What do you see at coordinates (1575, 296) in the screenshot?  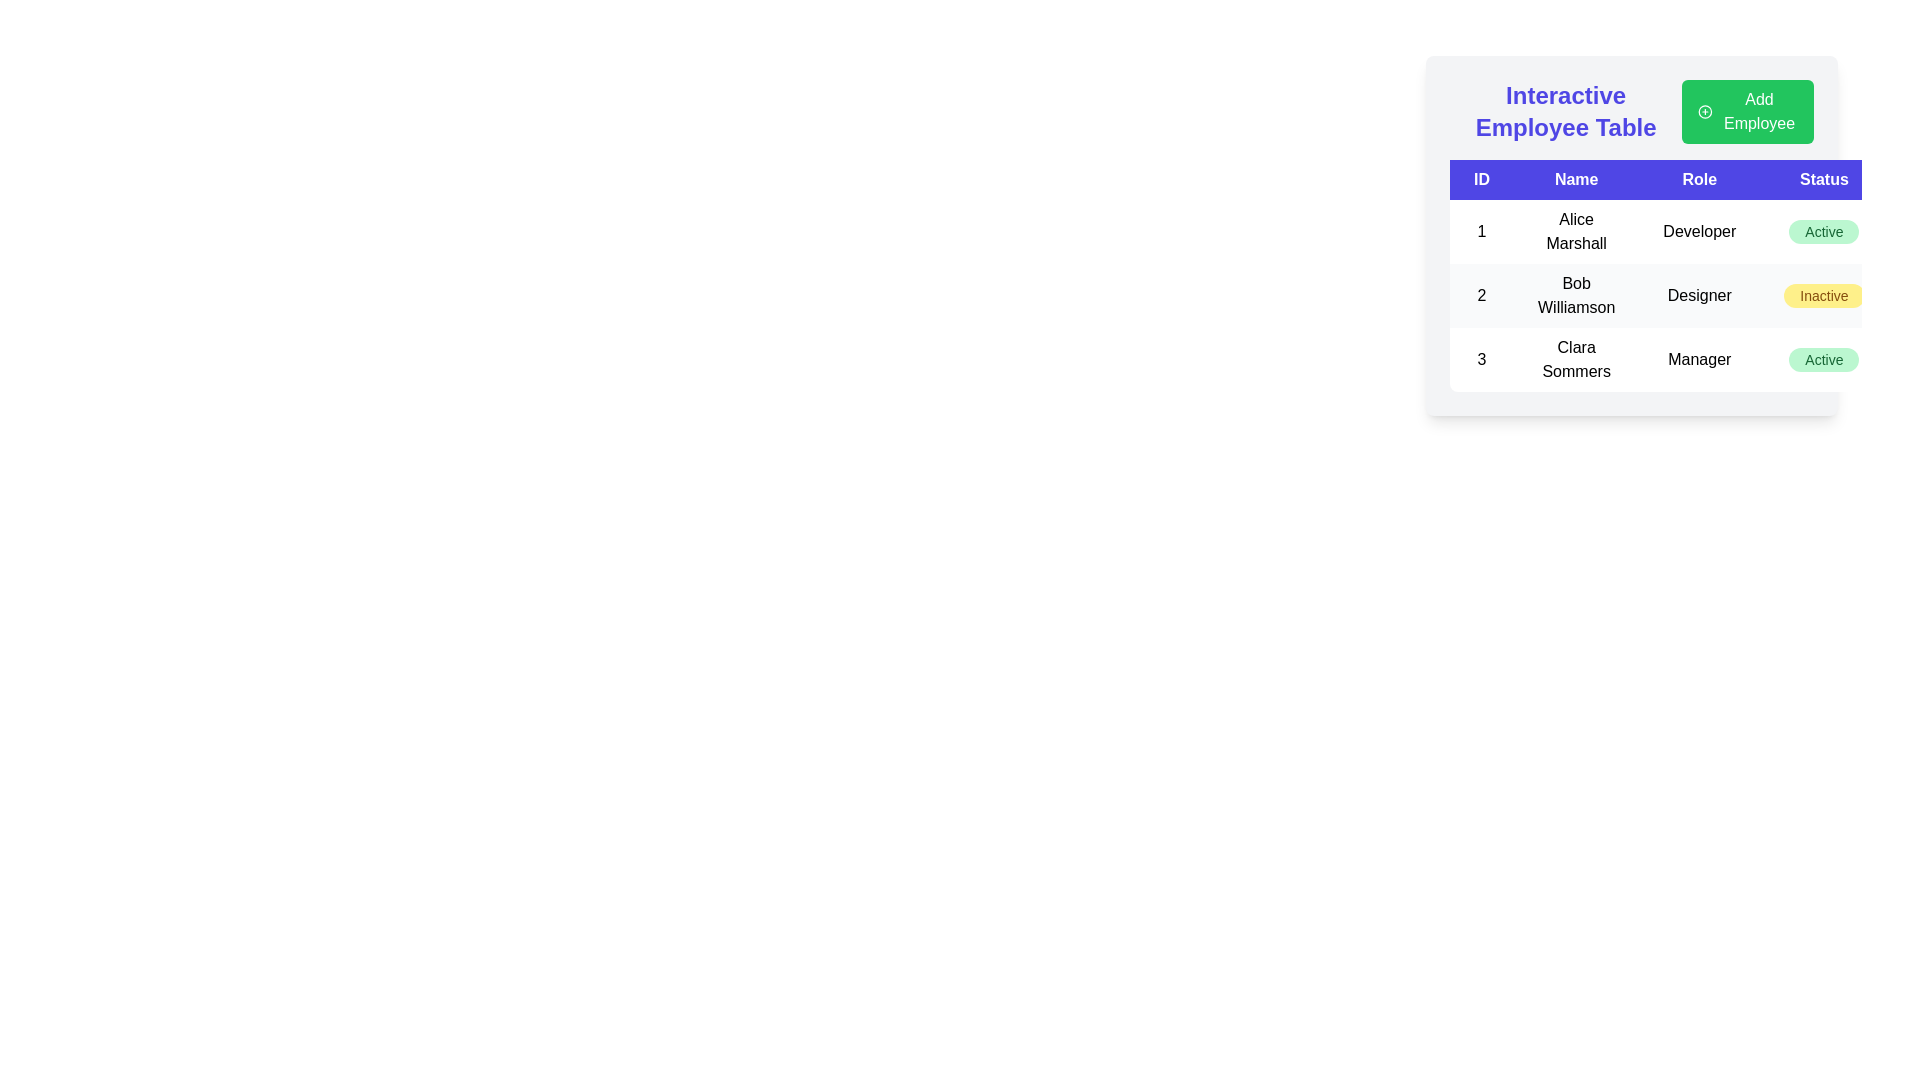 I see `the table cell displaying the name 'Bob Williamson' in the second column of the 'Interactive Employee Table'` at bounding box center [1575, 296].